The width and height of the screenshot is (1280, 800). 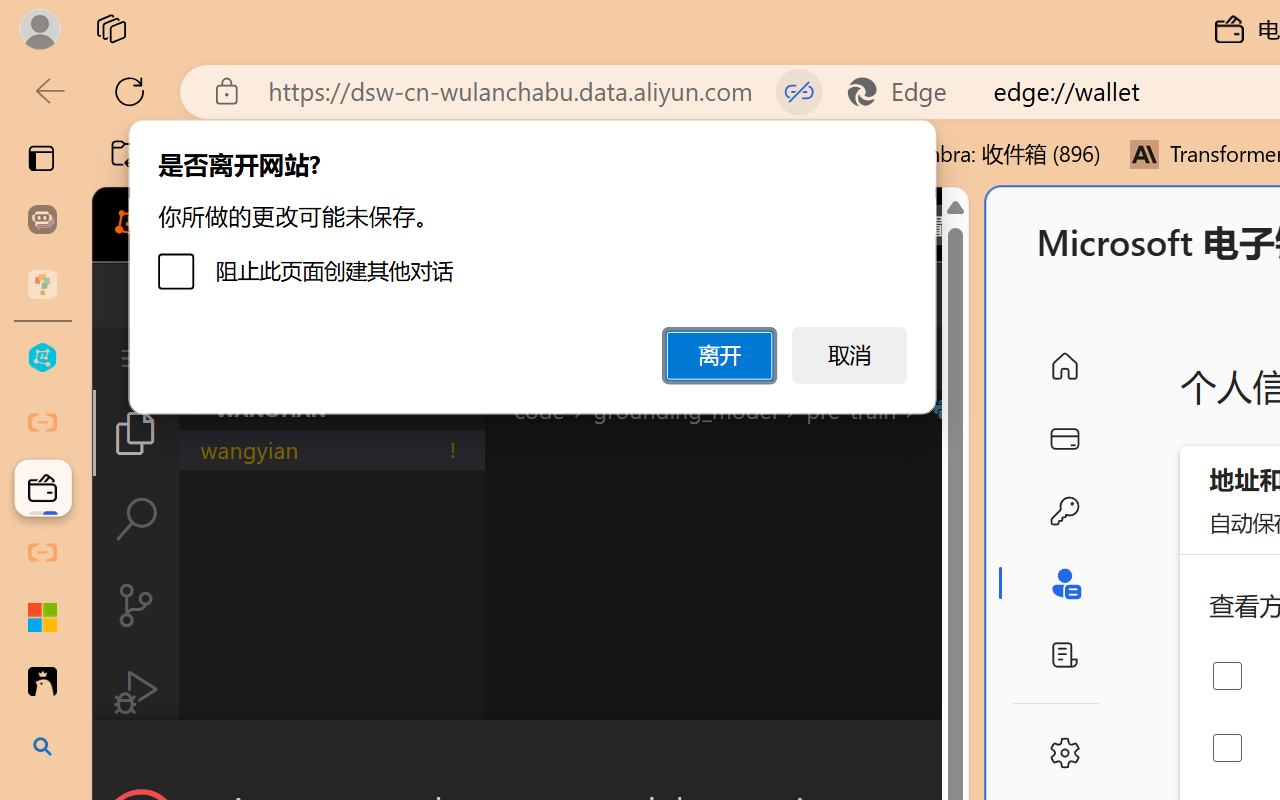 What do you see at coordinates (134, 692) in the screenshot?
I see `'Run and Debug (Ctrl+Shift+D)'` at bounding box center [134, 692].